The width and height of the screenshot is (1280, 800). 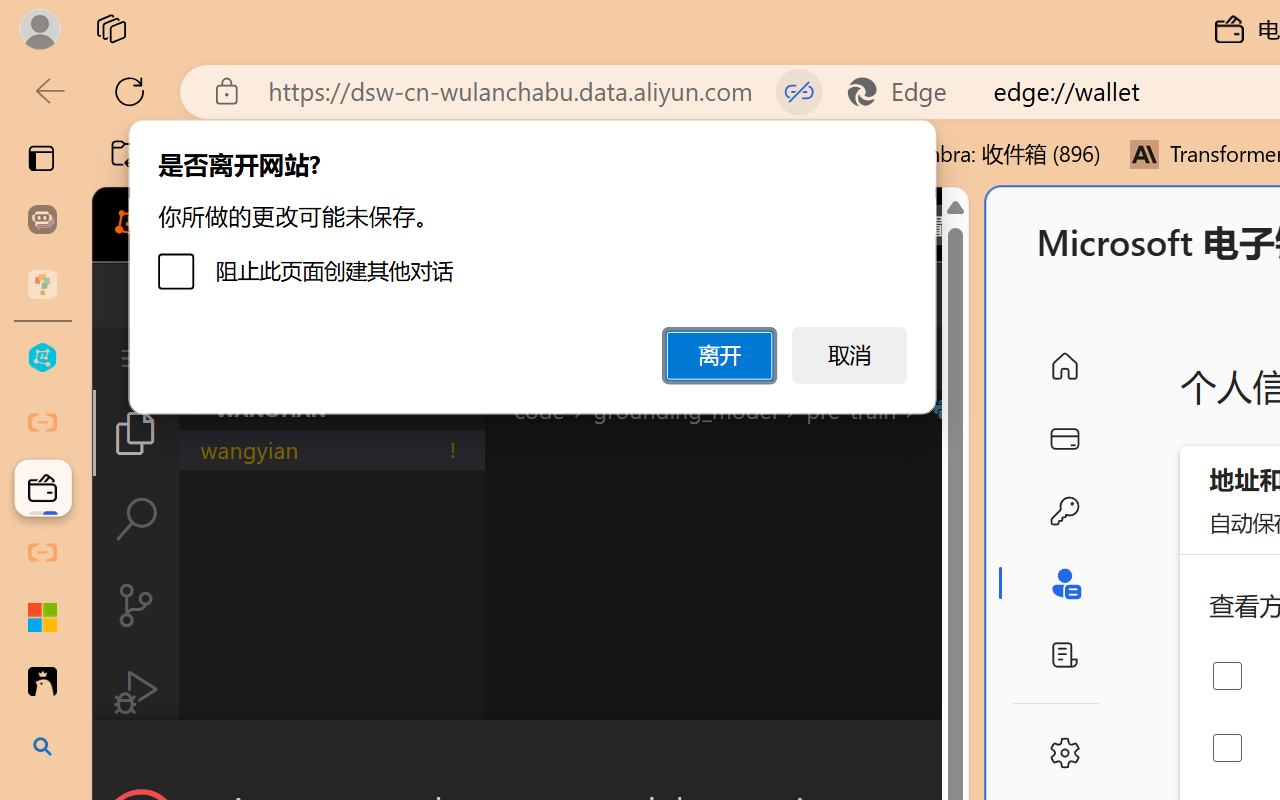 What do you see at coordinates (134, 692) in the screenshot?
I see `'Run and Debug (Ctrl+Shift+D)'` at bounding box center [134, 692].